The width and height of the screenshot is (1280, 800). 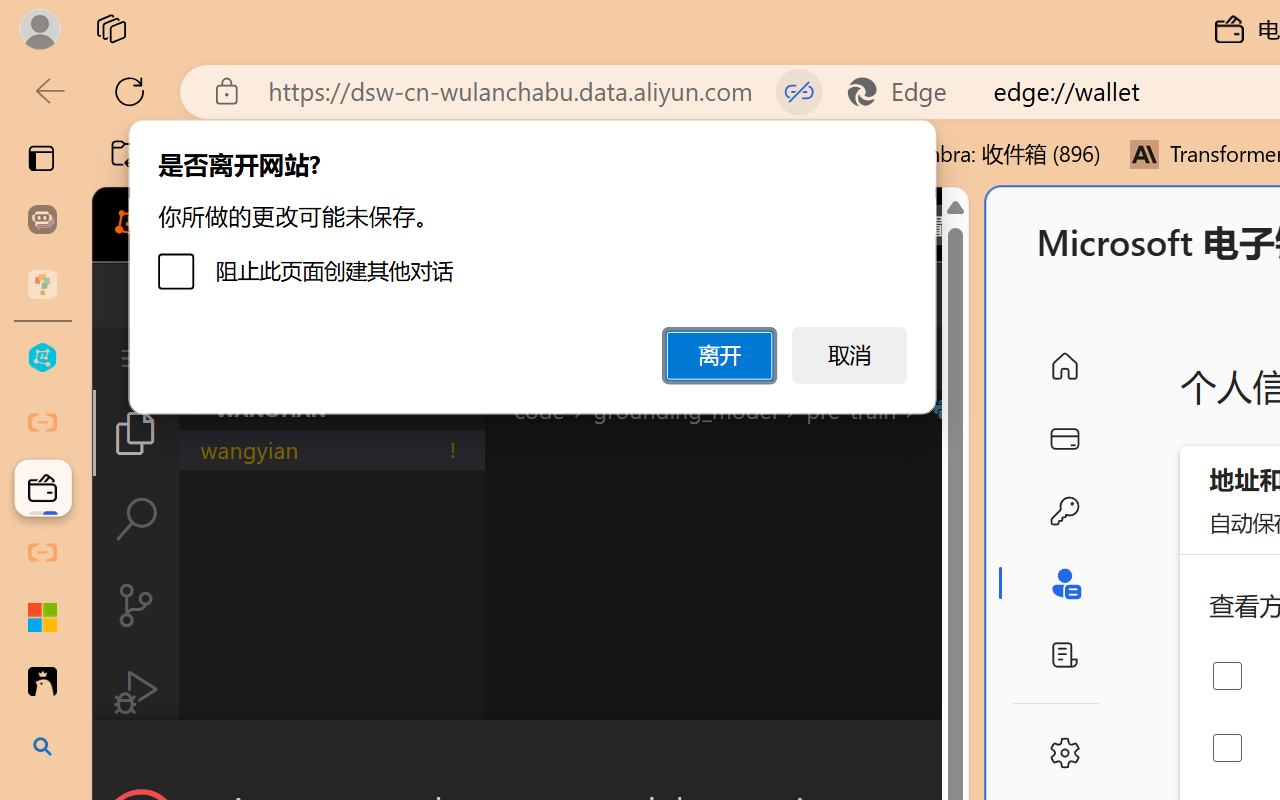 What do you see at coordinates (134, 692) in the screenshot?
I see `'Run and Debug (Ctrl+Shift+D)'` at bounding box center [134, 692].